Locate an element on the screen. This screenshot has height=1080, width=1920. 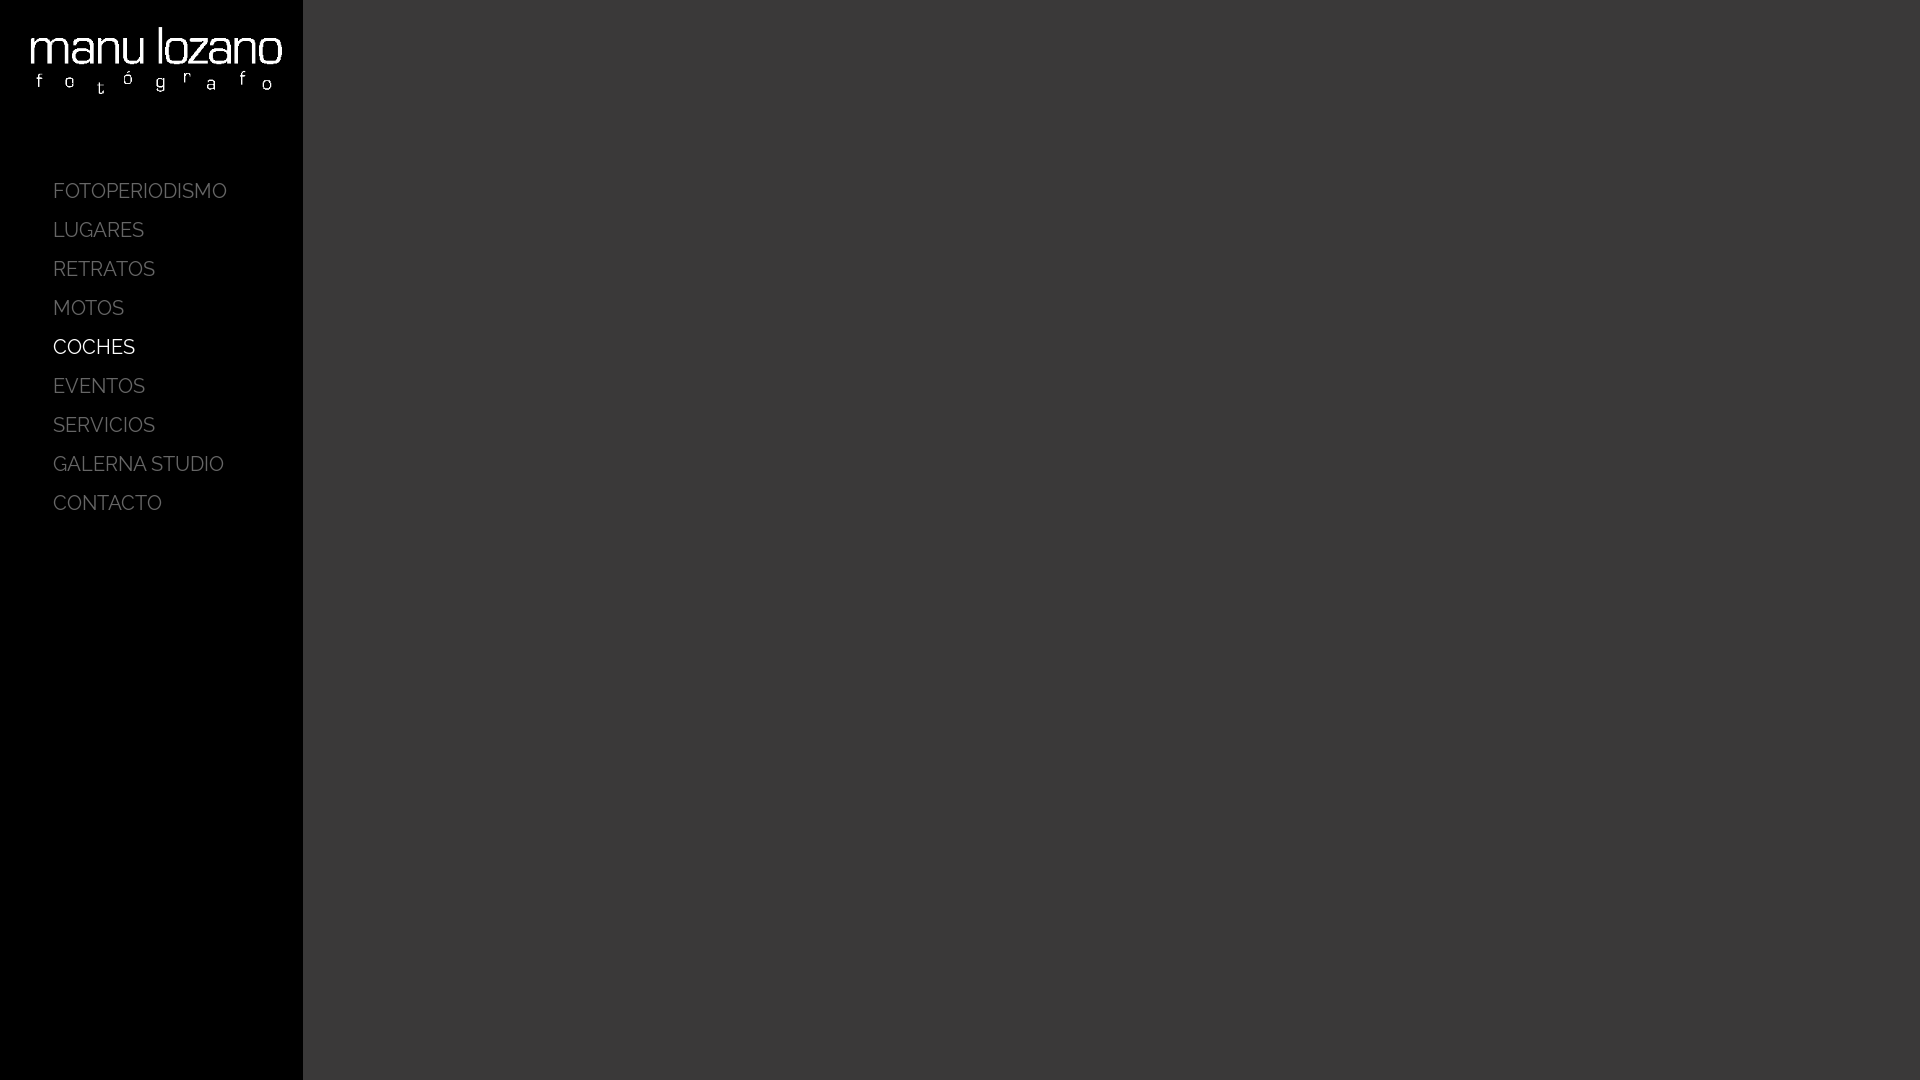
'LUGARES' is located at coordinates (138, 229).